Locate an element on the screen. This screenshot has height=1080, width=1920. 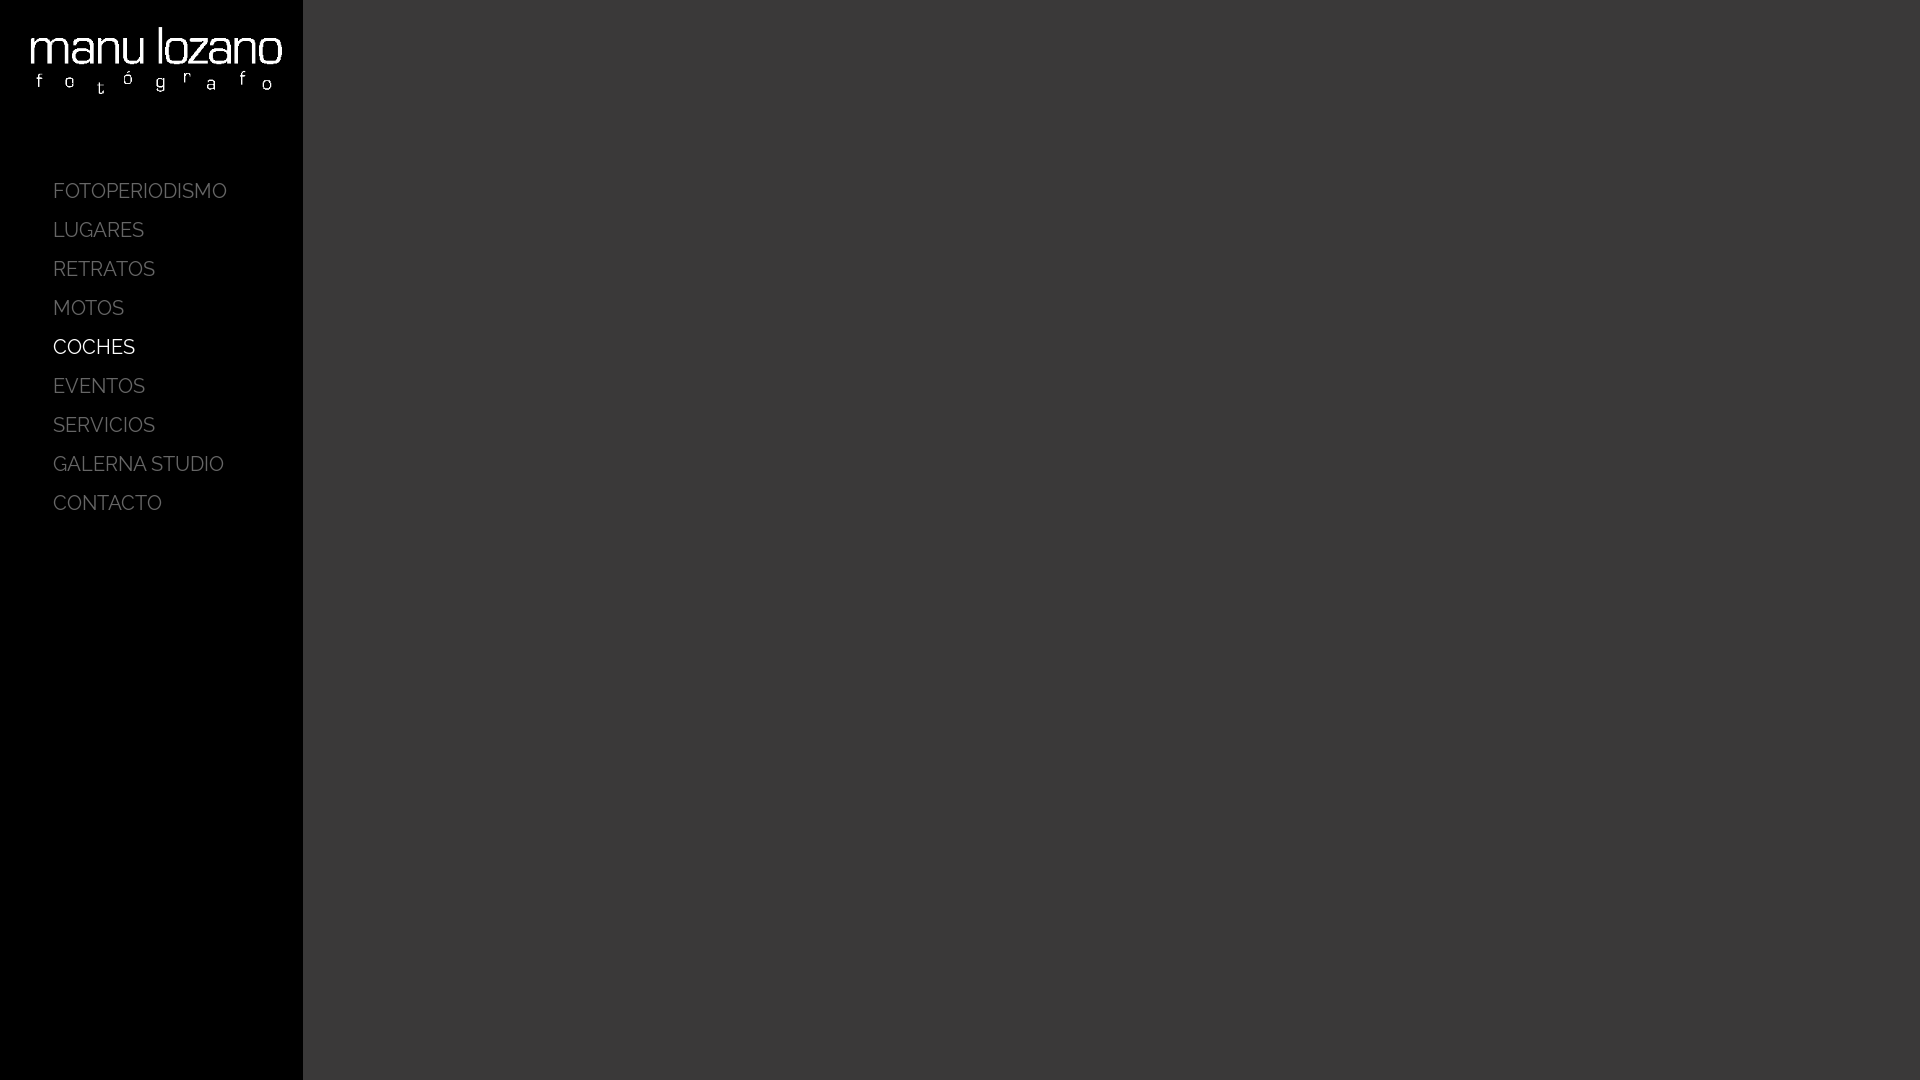
'LUGARES' is located at coordinates (138, 229).